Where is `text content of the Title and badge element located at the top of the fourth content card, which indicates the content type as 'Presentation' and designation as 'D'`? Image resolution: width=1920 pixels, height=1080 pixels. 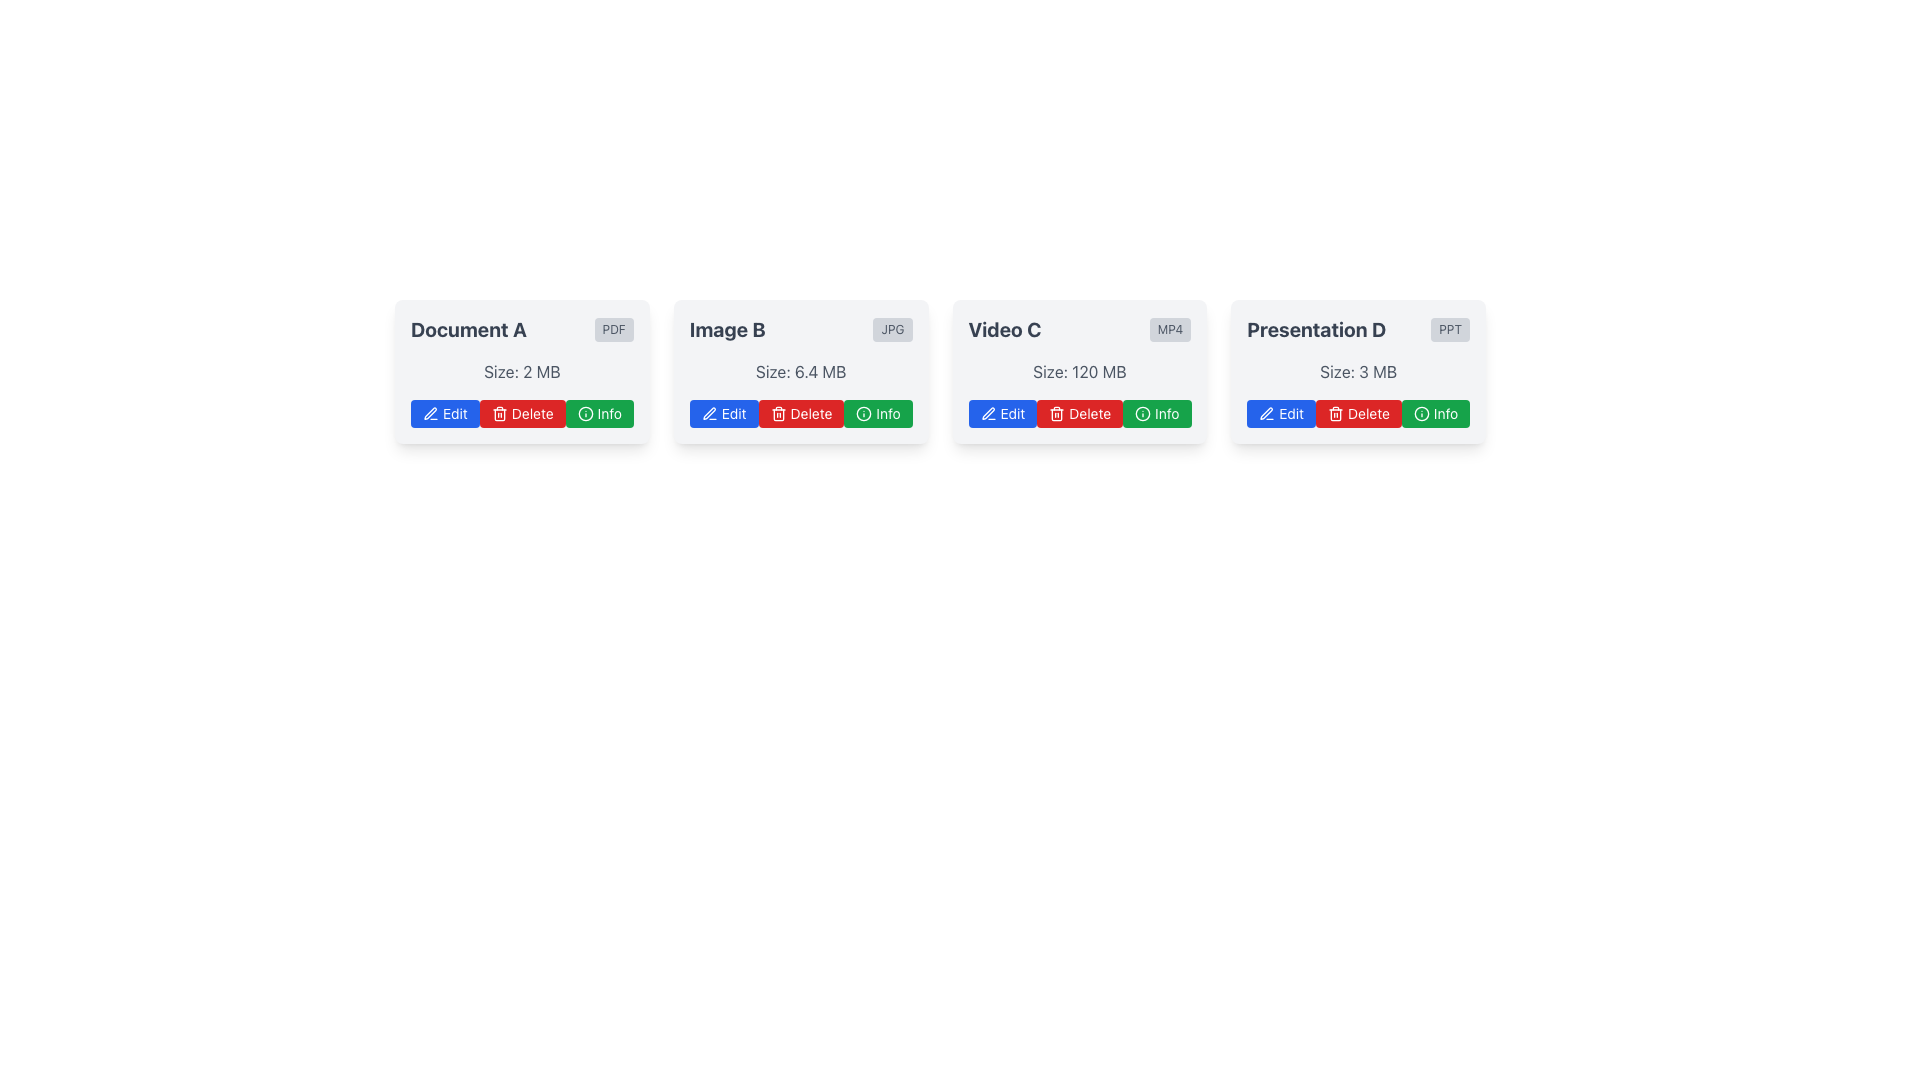
text content of the Title and badge element located at the top of the fourth content card, which indicates the content type as 'Presentation' and designation as 'D' is located at coordinates (1358, 329).